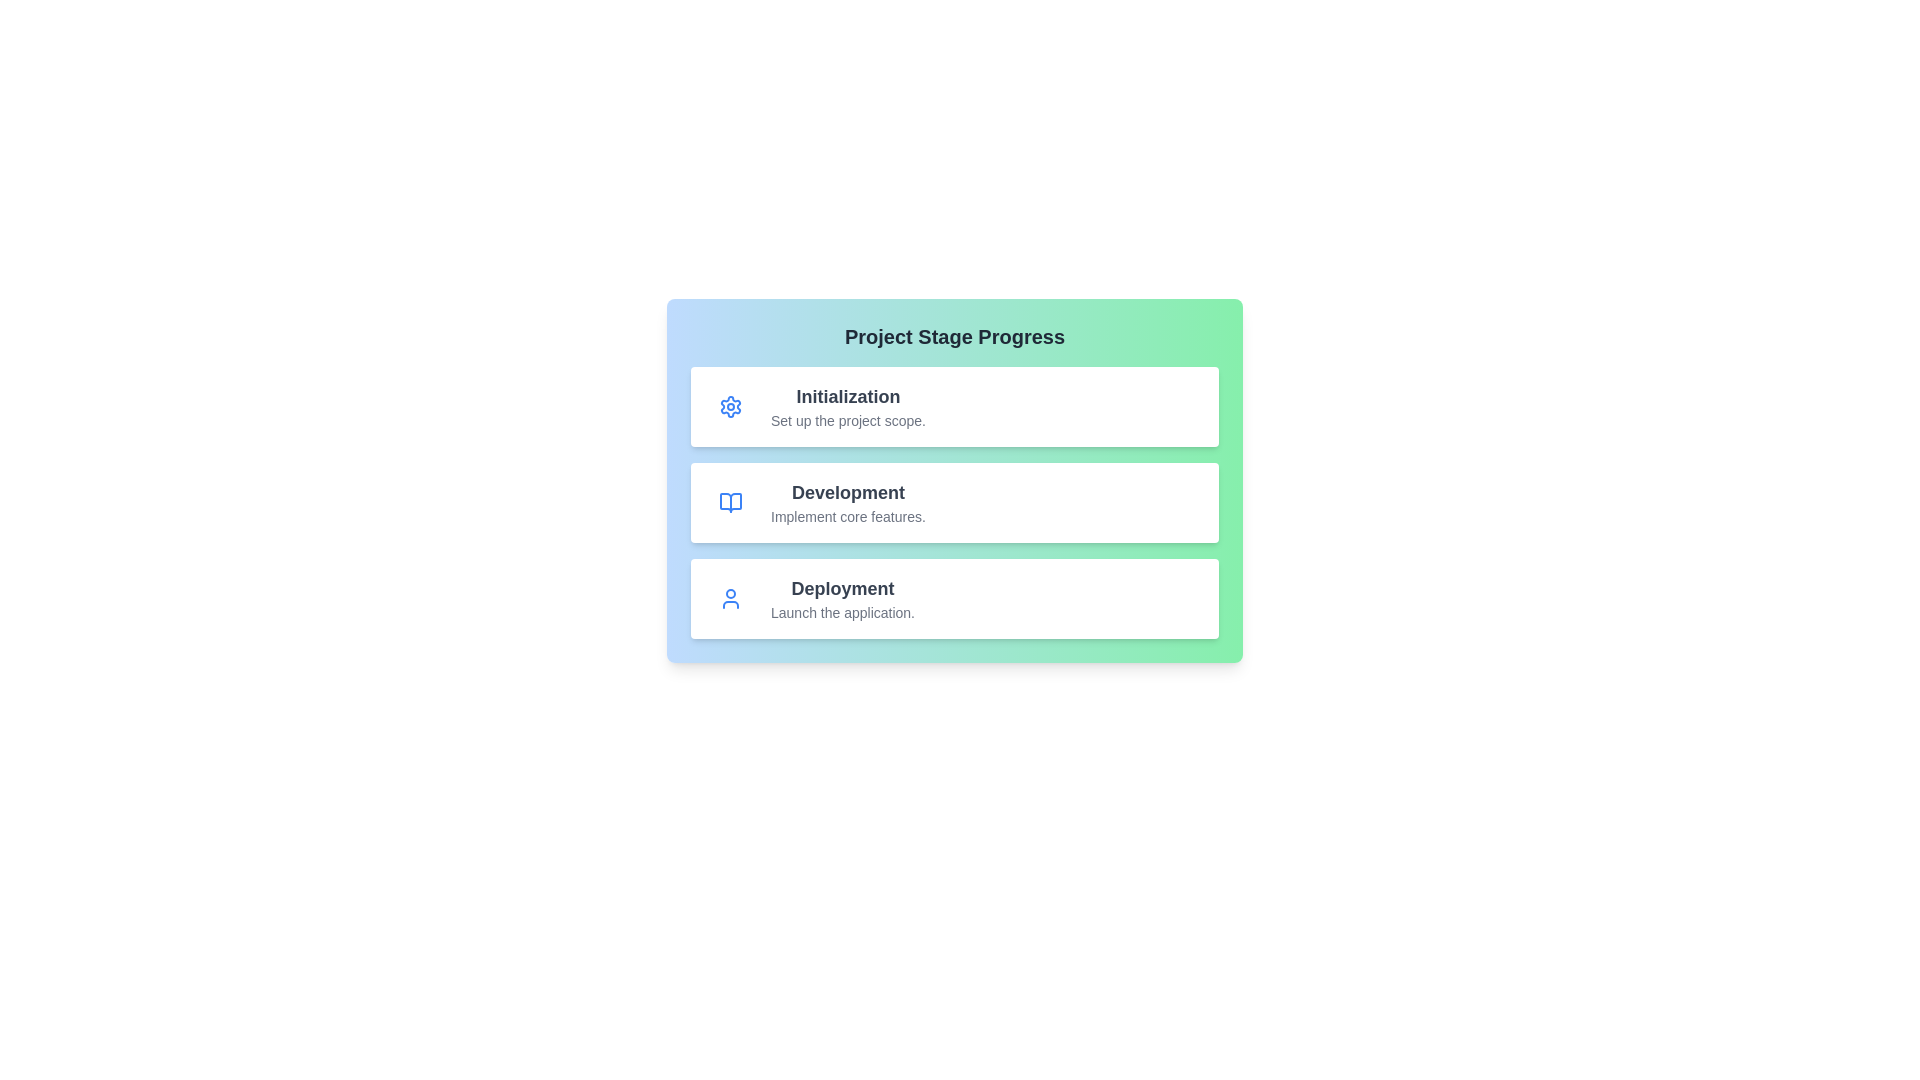  Describe the element at coordinates (954, 501) in the screenshot. I see `information from the second Informational Card in the 'Project Stage Progress' group, which contains the title 'Development' and the description 'Implement core features.'` at that location.